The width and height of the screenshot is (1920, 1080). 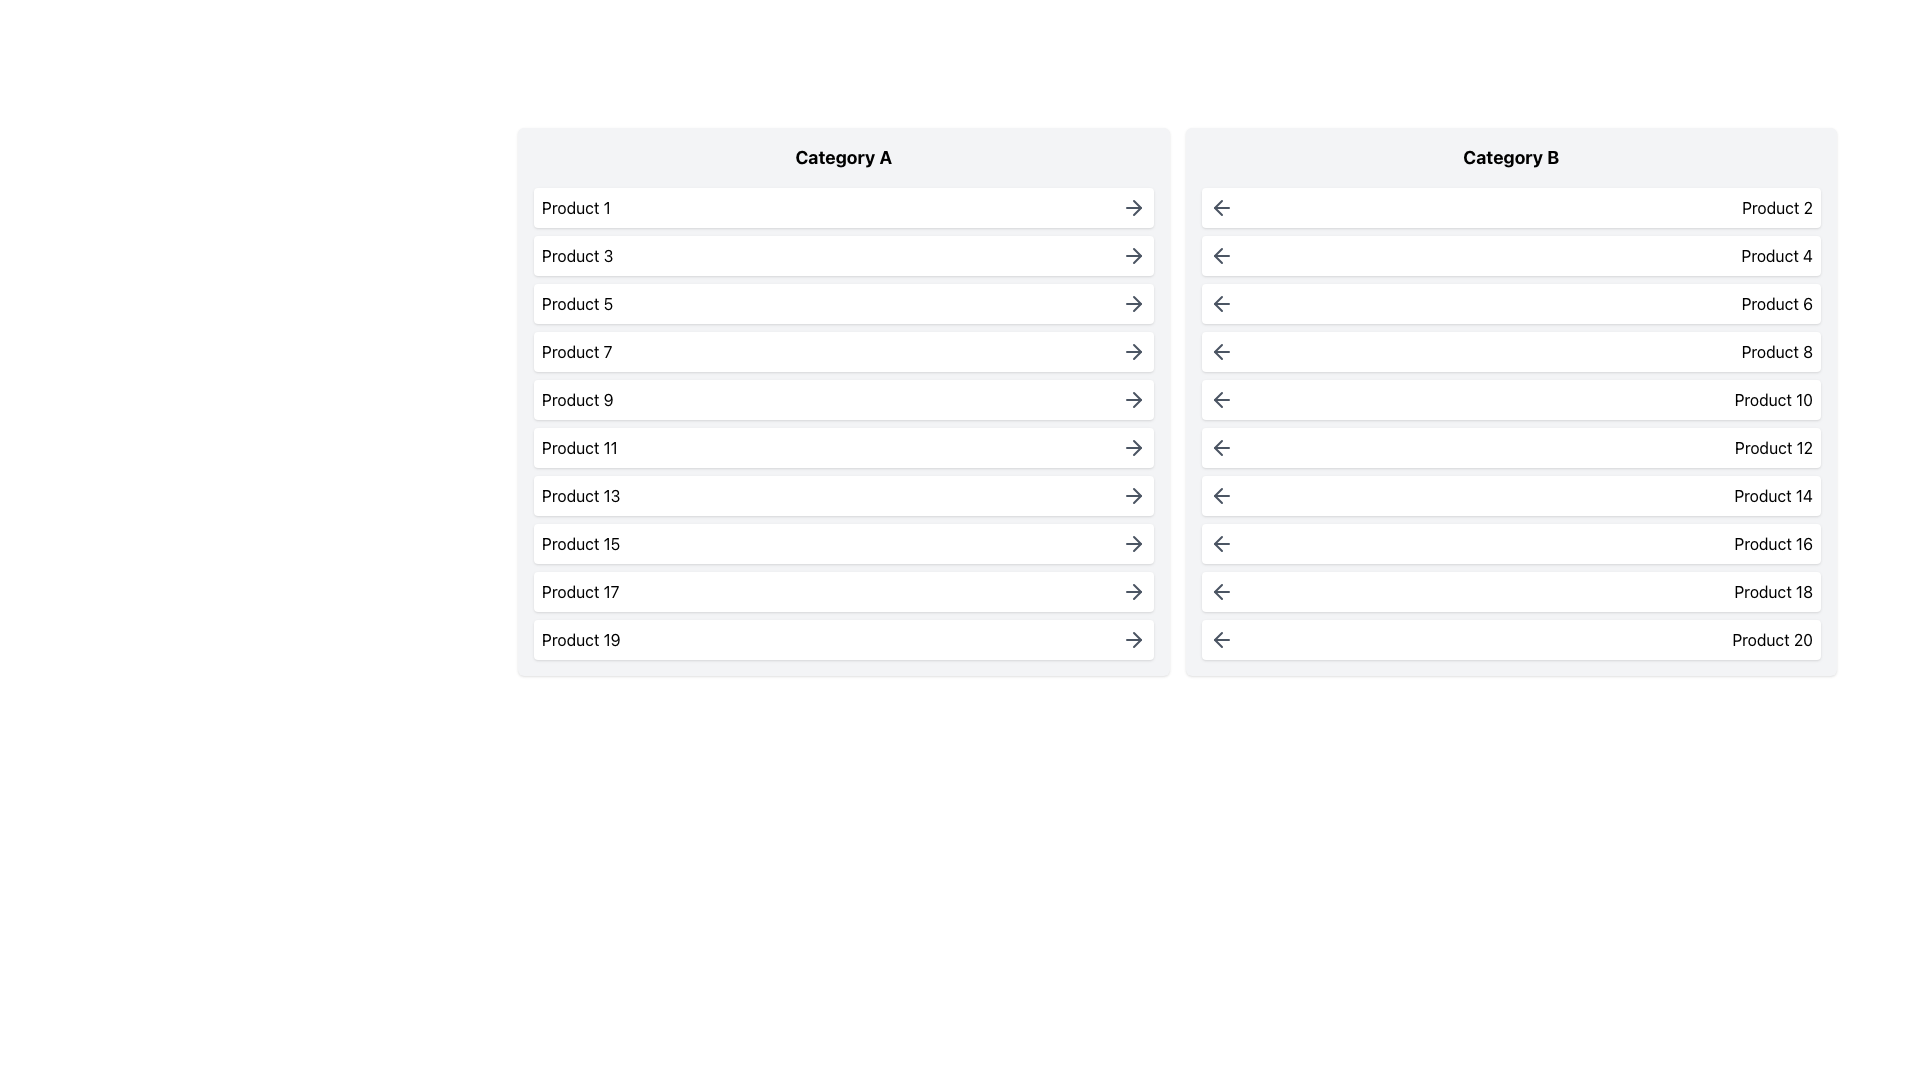 I want to click on the rightward arrow icon associated with 'Product 9' in the 'Category A' column, so click(x=1137, y=400).